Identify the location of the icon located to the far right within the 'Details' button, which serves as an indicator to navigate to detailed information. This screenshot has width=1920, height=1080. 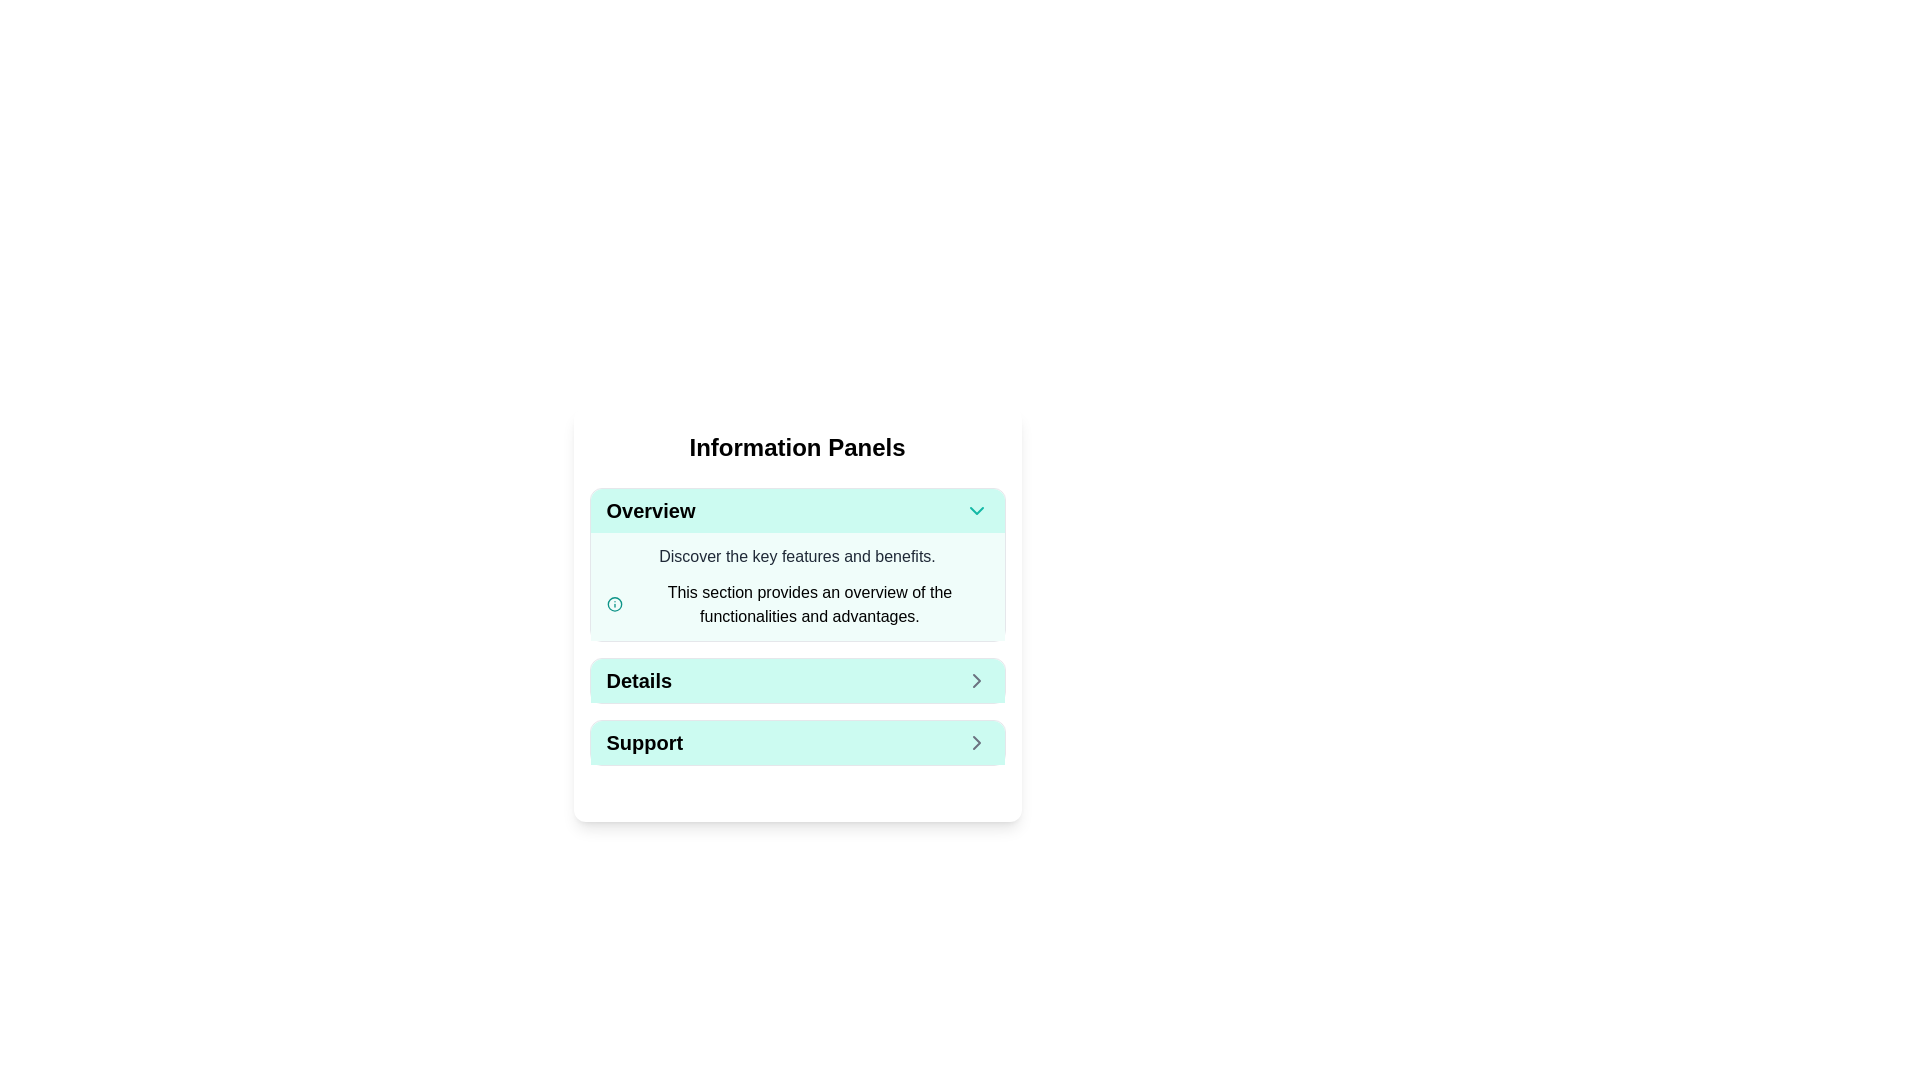
(976, 680).